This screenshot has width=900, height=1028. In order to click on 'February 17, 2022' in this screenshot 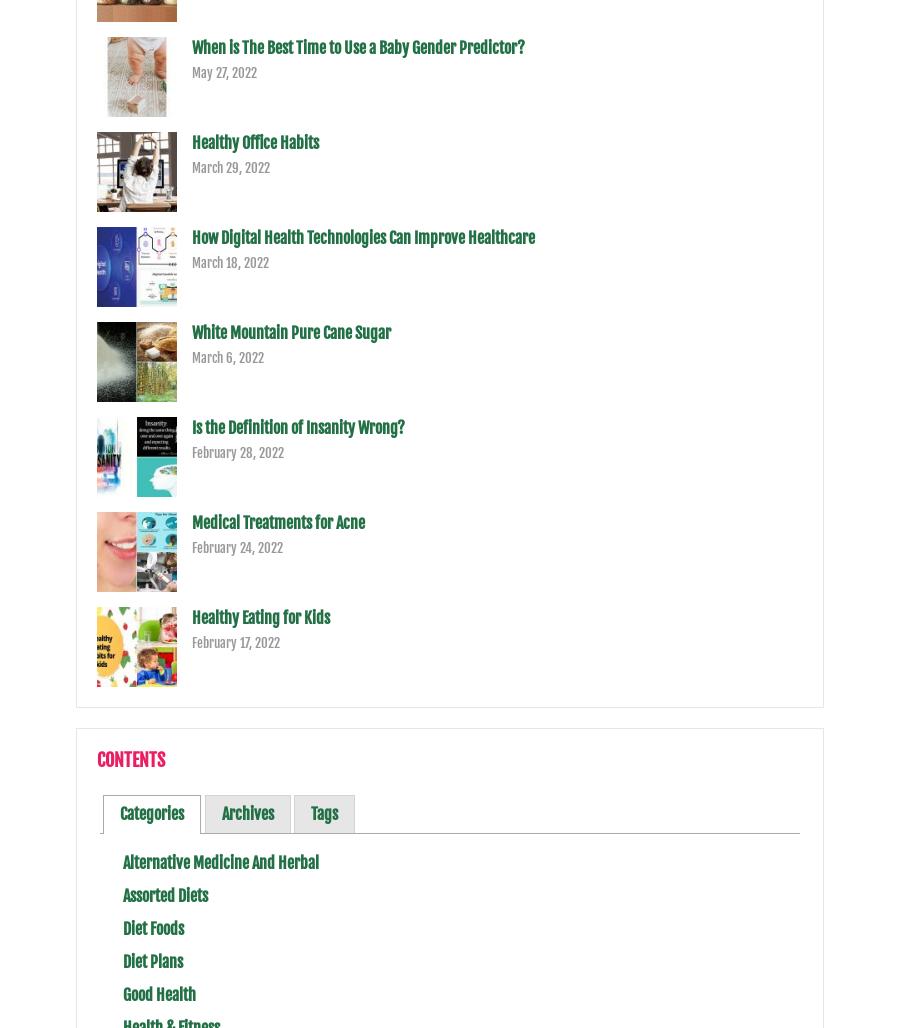, I will do `click(191, 643)`.